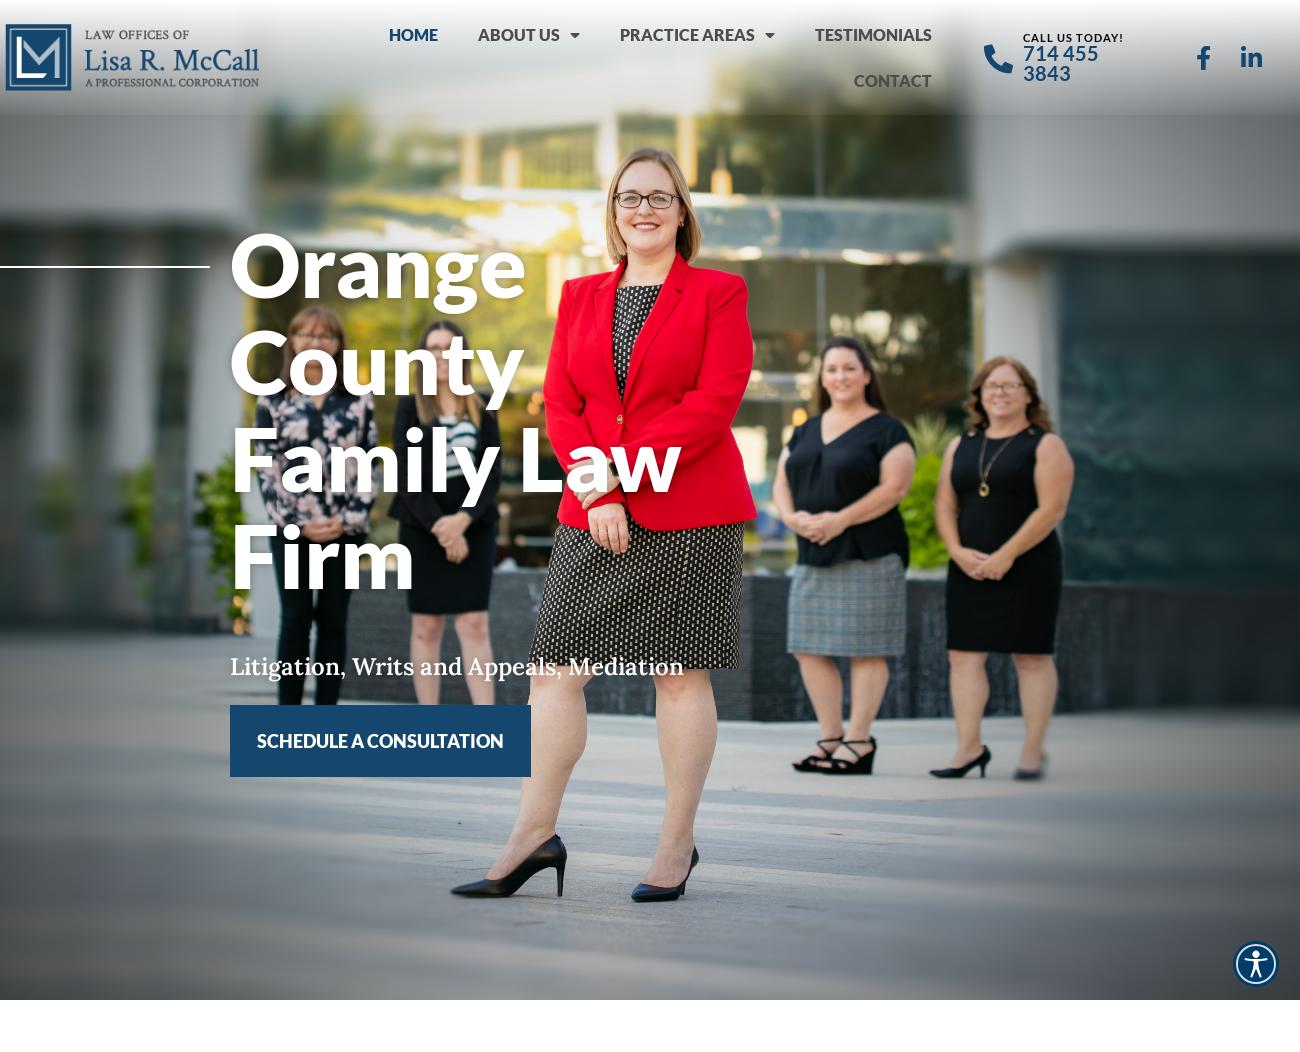 The width and height of the screenshot is (1300, 1052). What do you see at coordinates (413, 33) in the screenshot?
I see `'HOME'` at bounding box center [413, 33].